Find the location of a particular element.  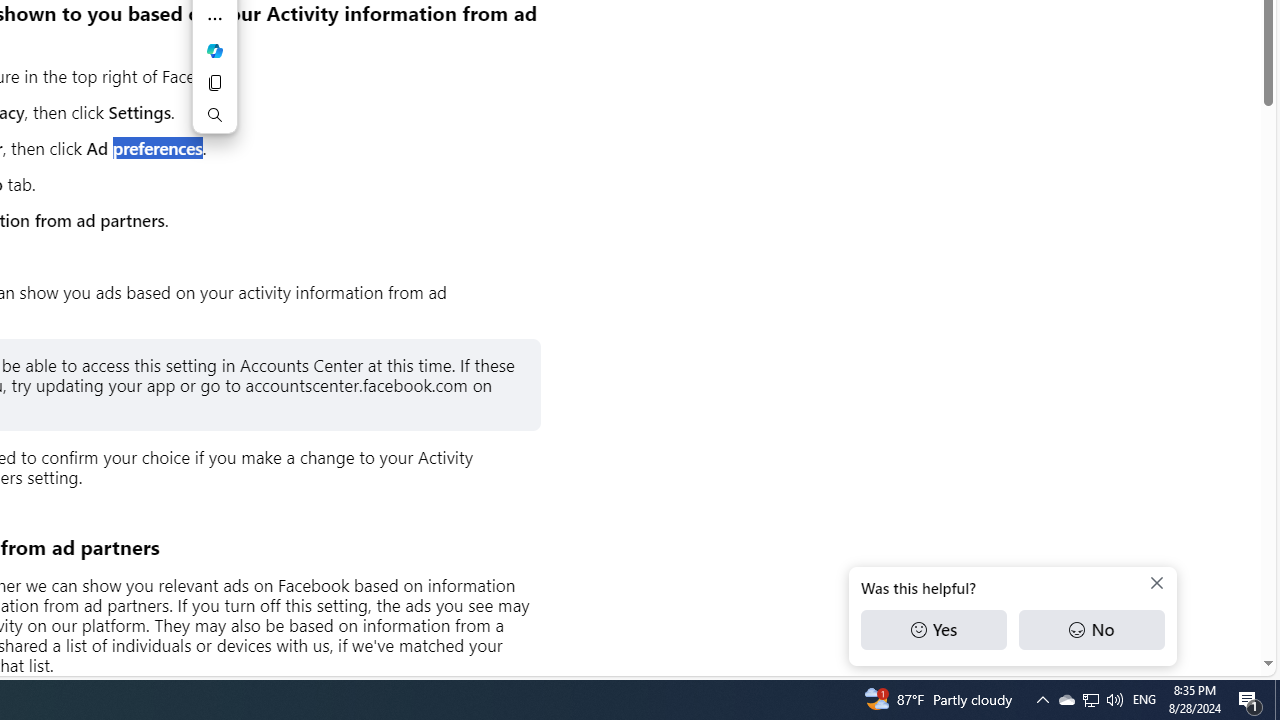

'Yes' is located at coordinates (933, 630).